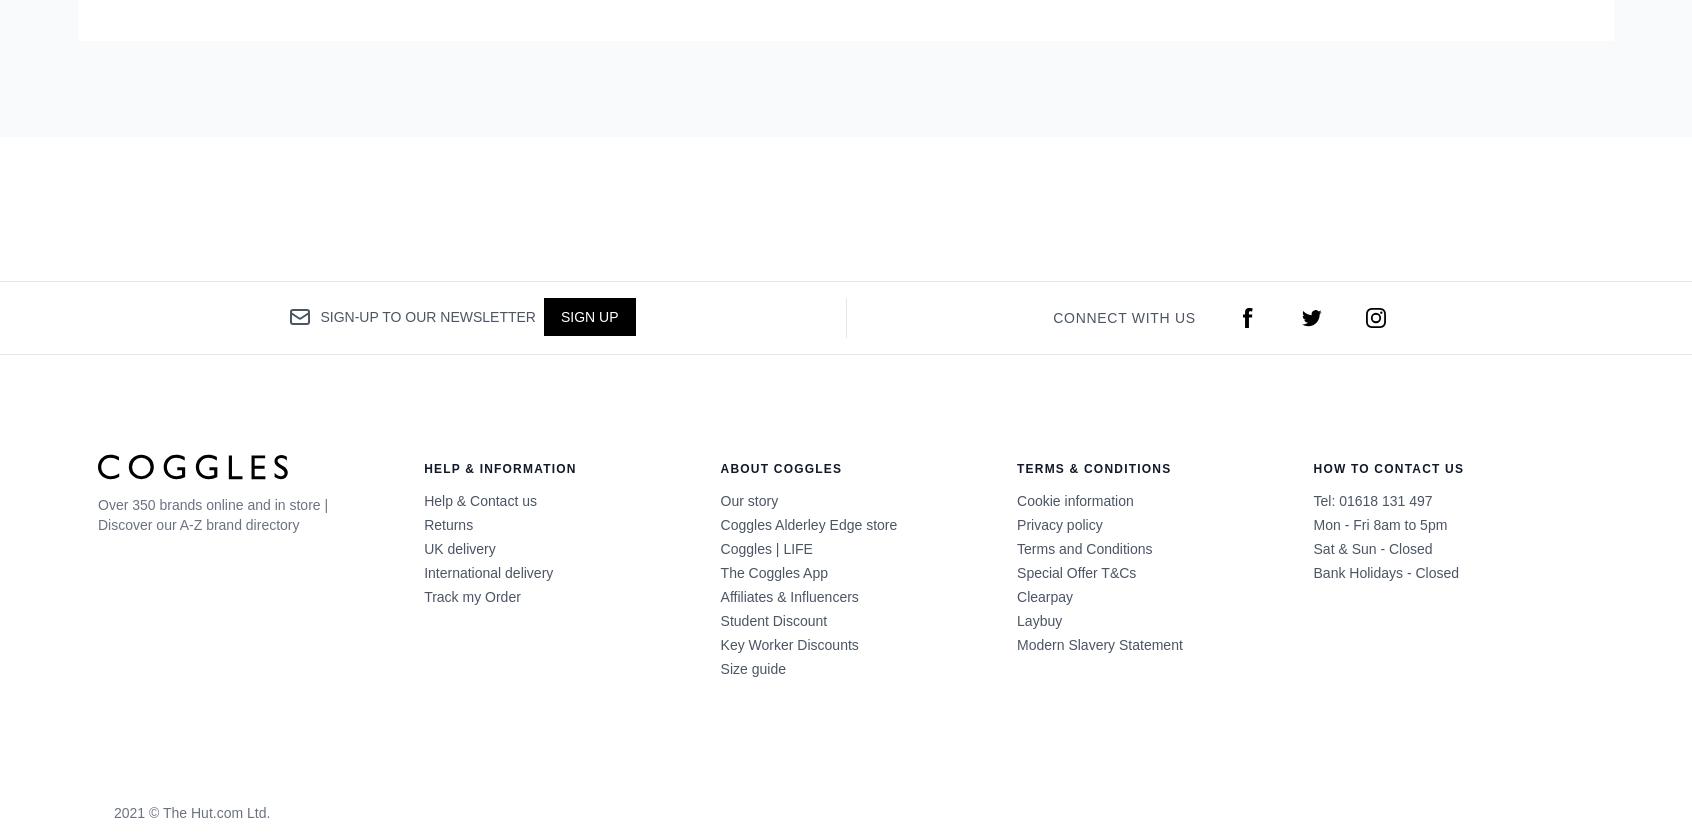 This screenshot has height=839, width=1692. What do you see at coordinates (788, 595) in the screenshot?
I see `'Affiliates & Influencers'` at bounding box center [788, 595].